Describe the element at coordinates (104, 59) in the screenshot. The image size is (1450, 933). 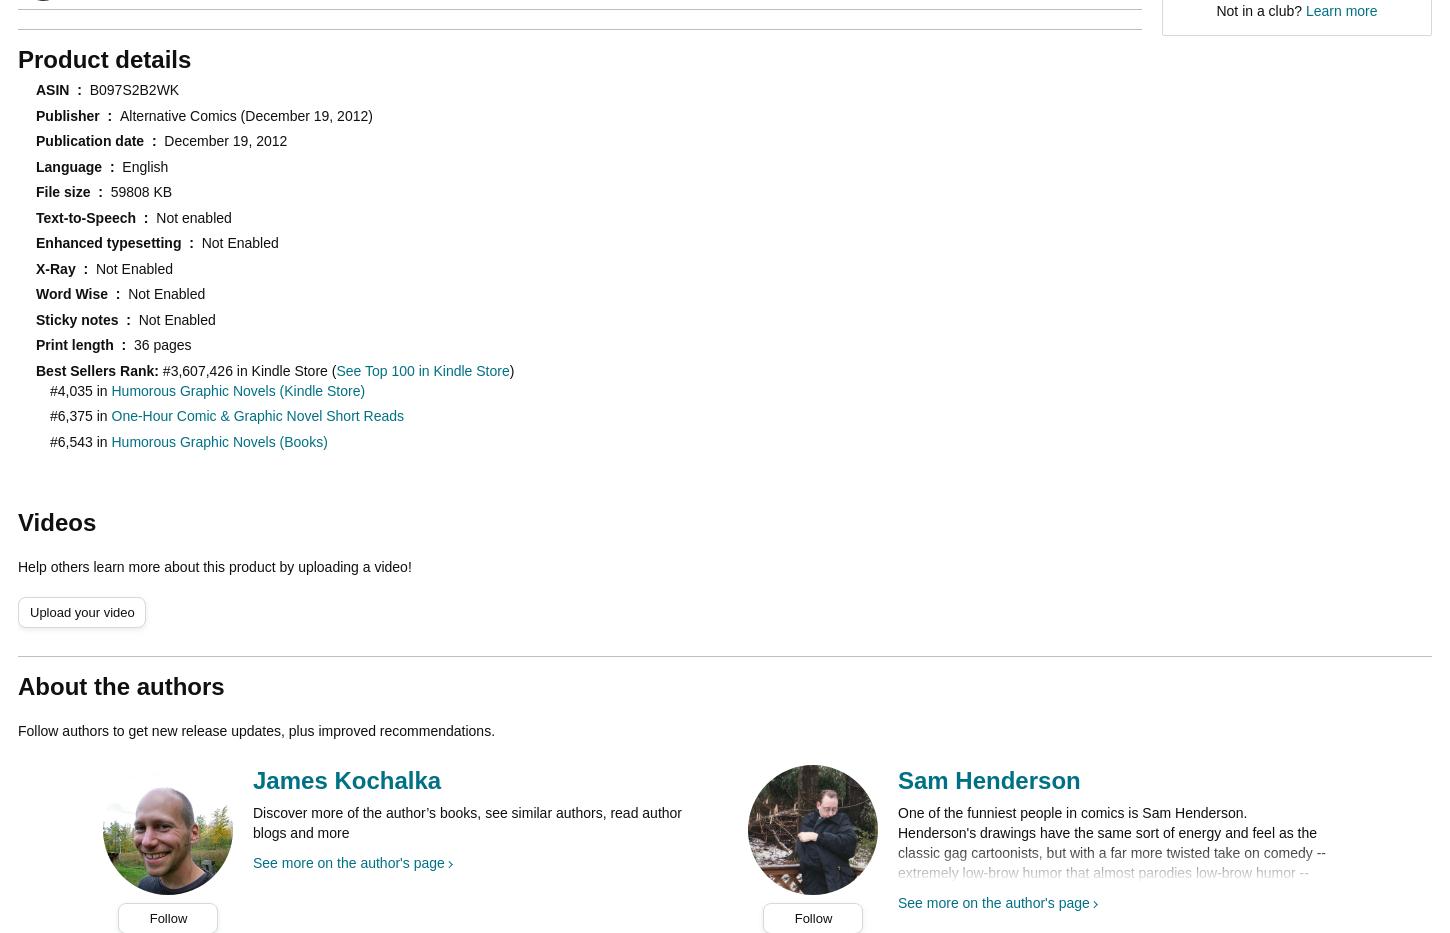
I see `'Product details'` at that location.